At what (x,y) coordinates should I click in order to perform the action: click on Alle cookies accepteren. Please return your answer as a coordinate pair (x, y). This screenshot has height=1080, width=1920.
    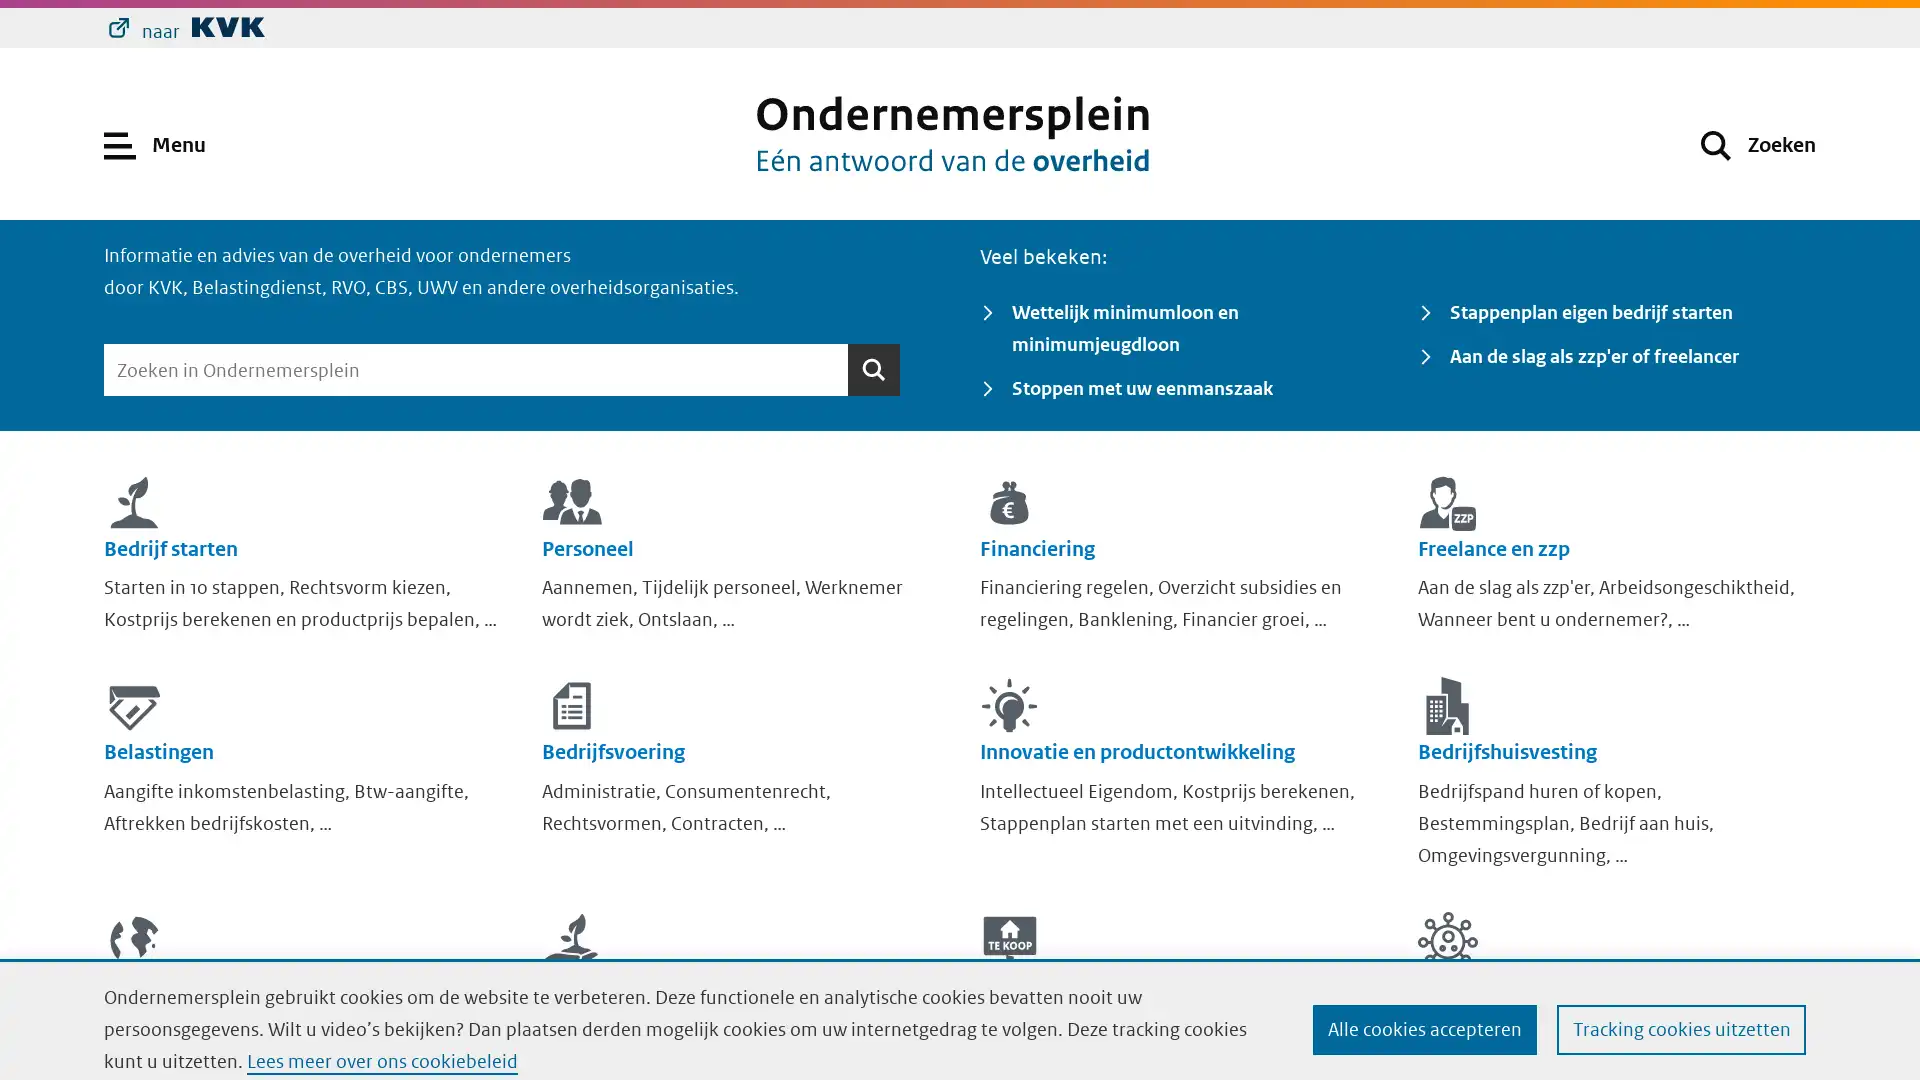
    Looking at the image, I should click on (1424, 1011).